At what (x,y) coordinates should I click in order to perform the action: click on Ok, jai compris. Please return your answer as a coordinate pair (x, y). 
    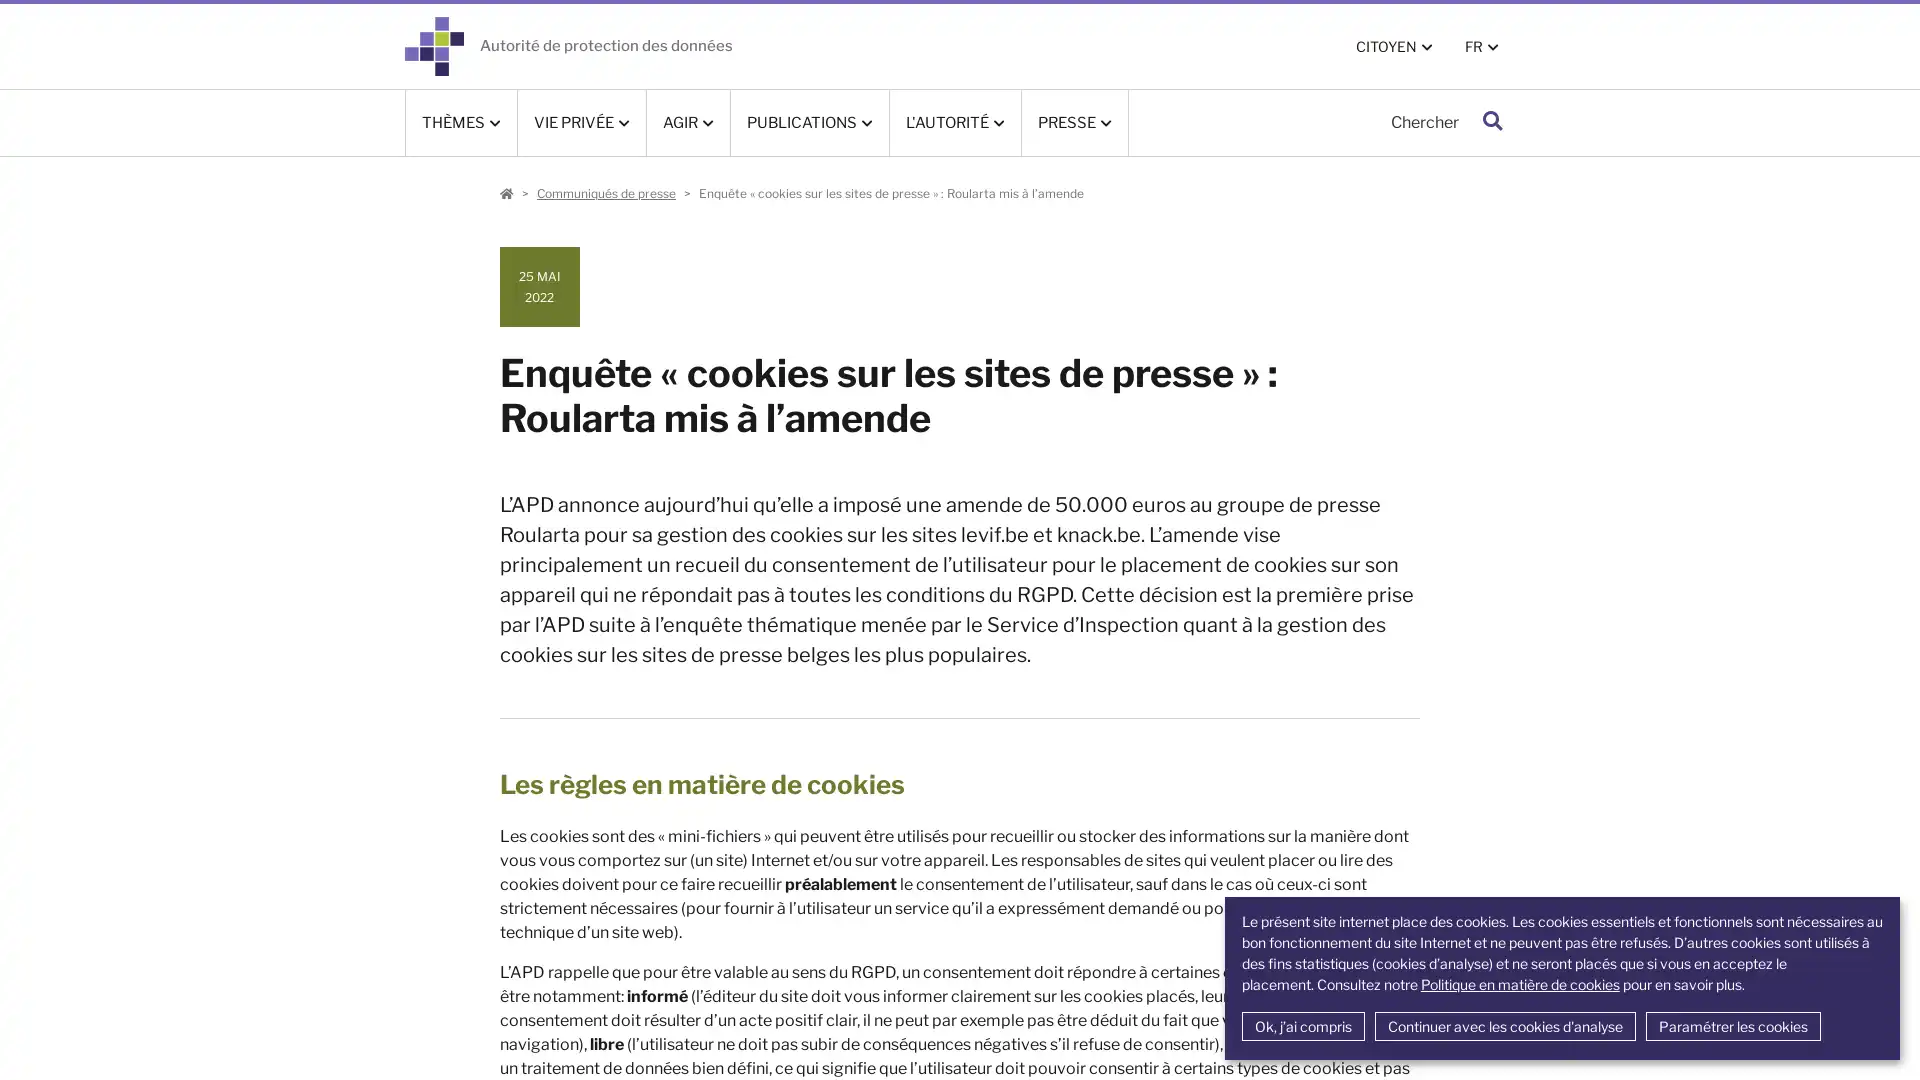
    Looking at the image, I should click on (1302, 1026).